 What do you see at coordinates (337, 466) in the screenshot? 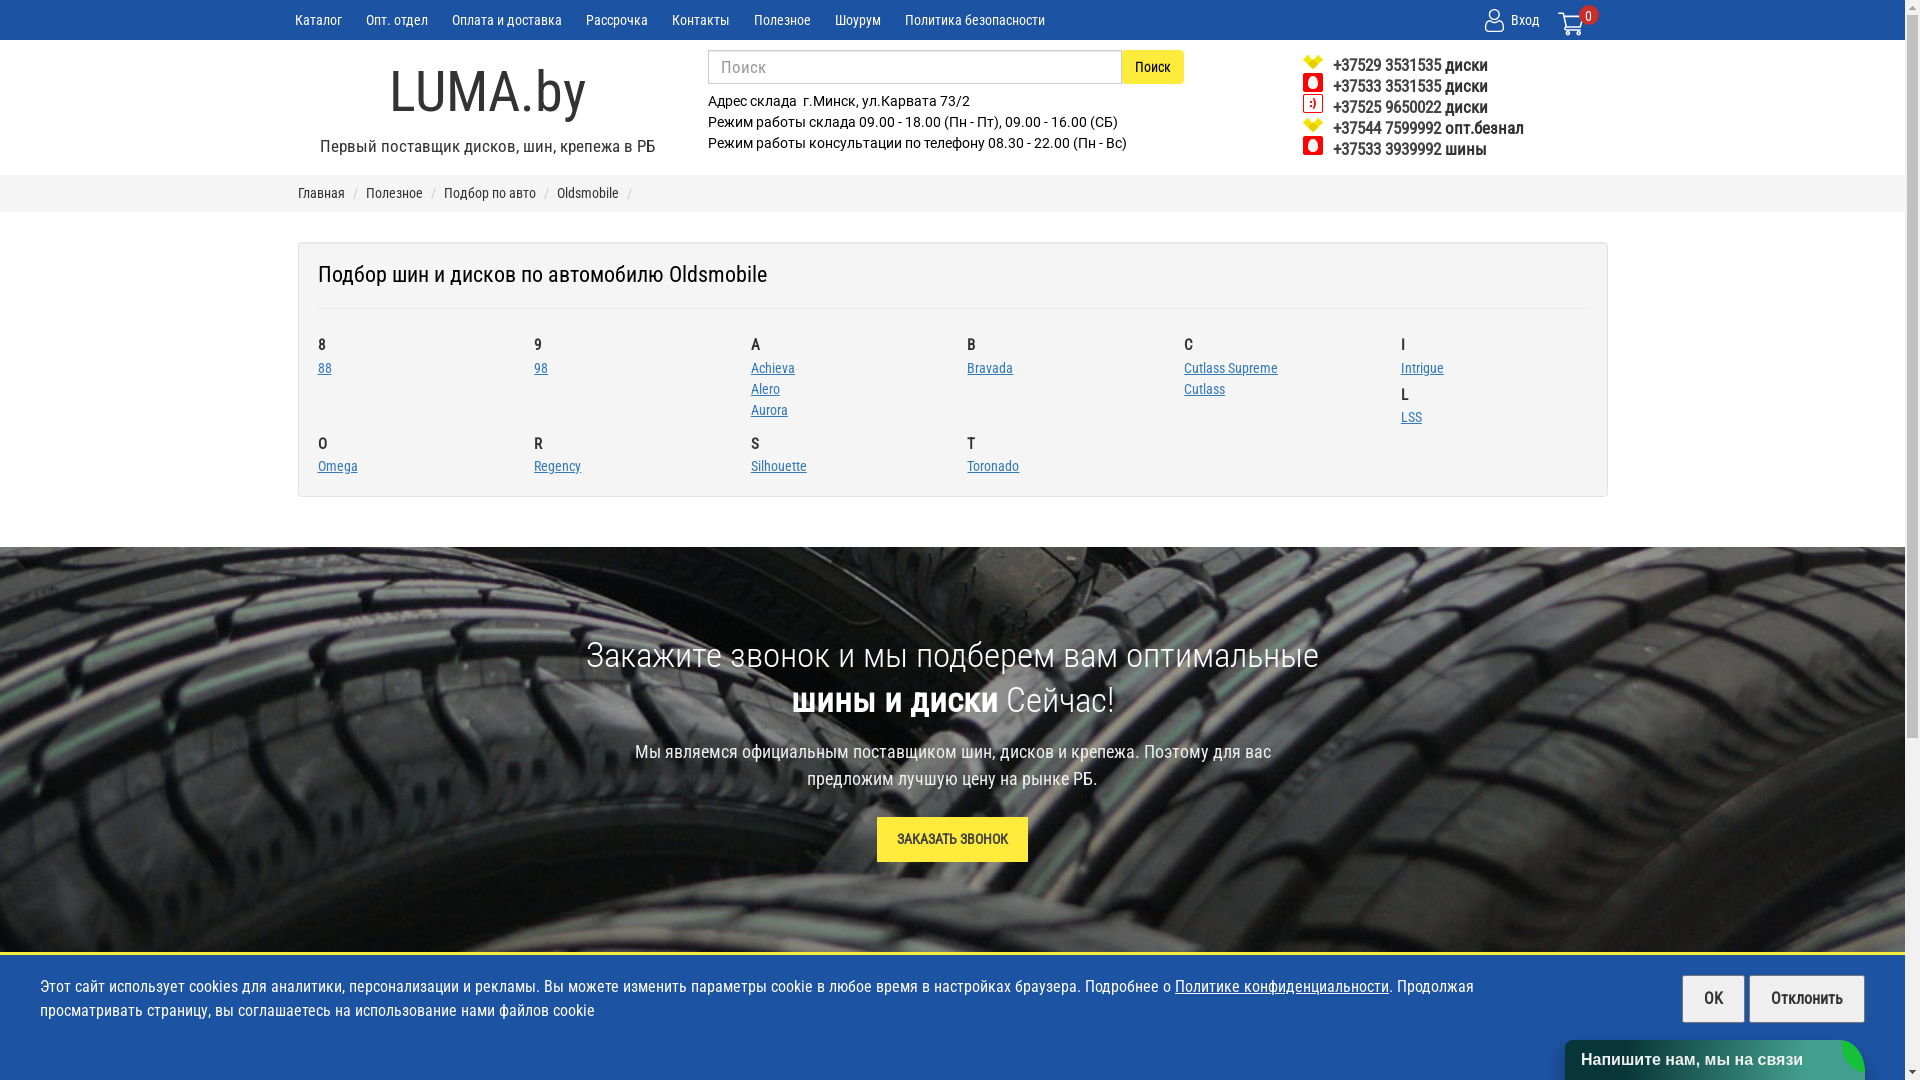
I see `'Omega'` at bounding box center [337, 466].